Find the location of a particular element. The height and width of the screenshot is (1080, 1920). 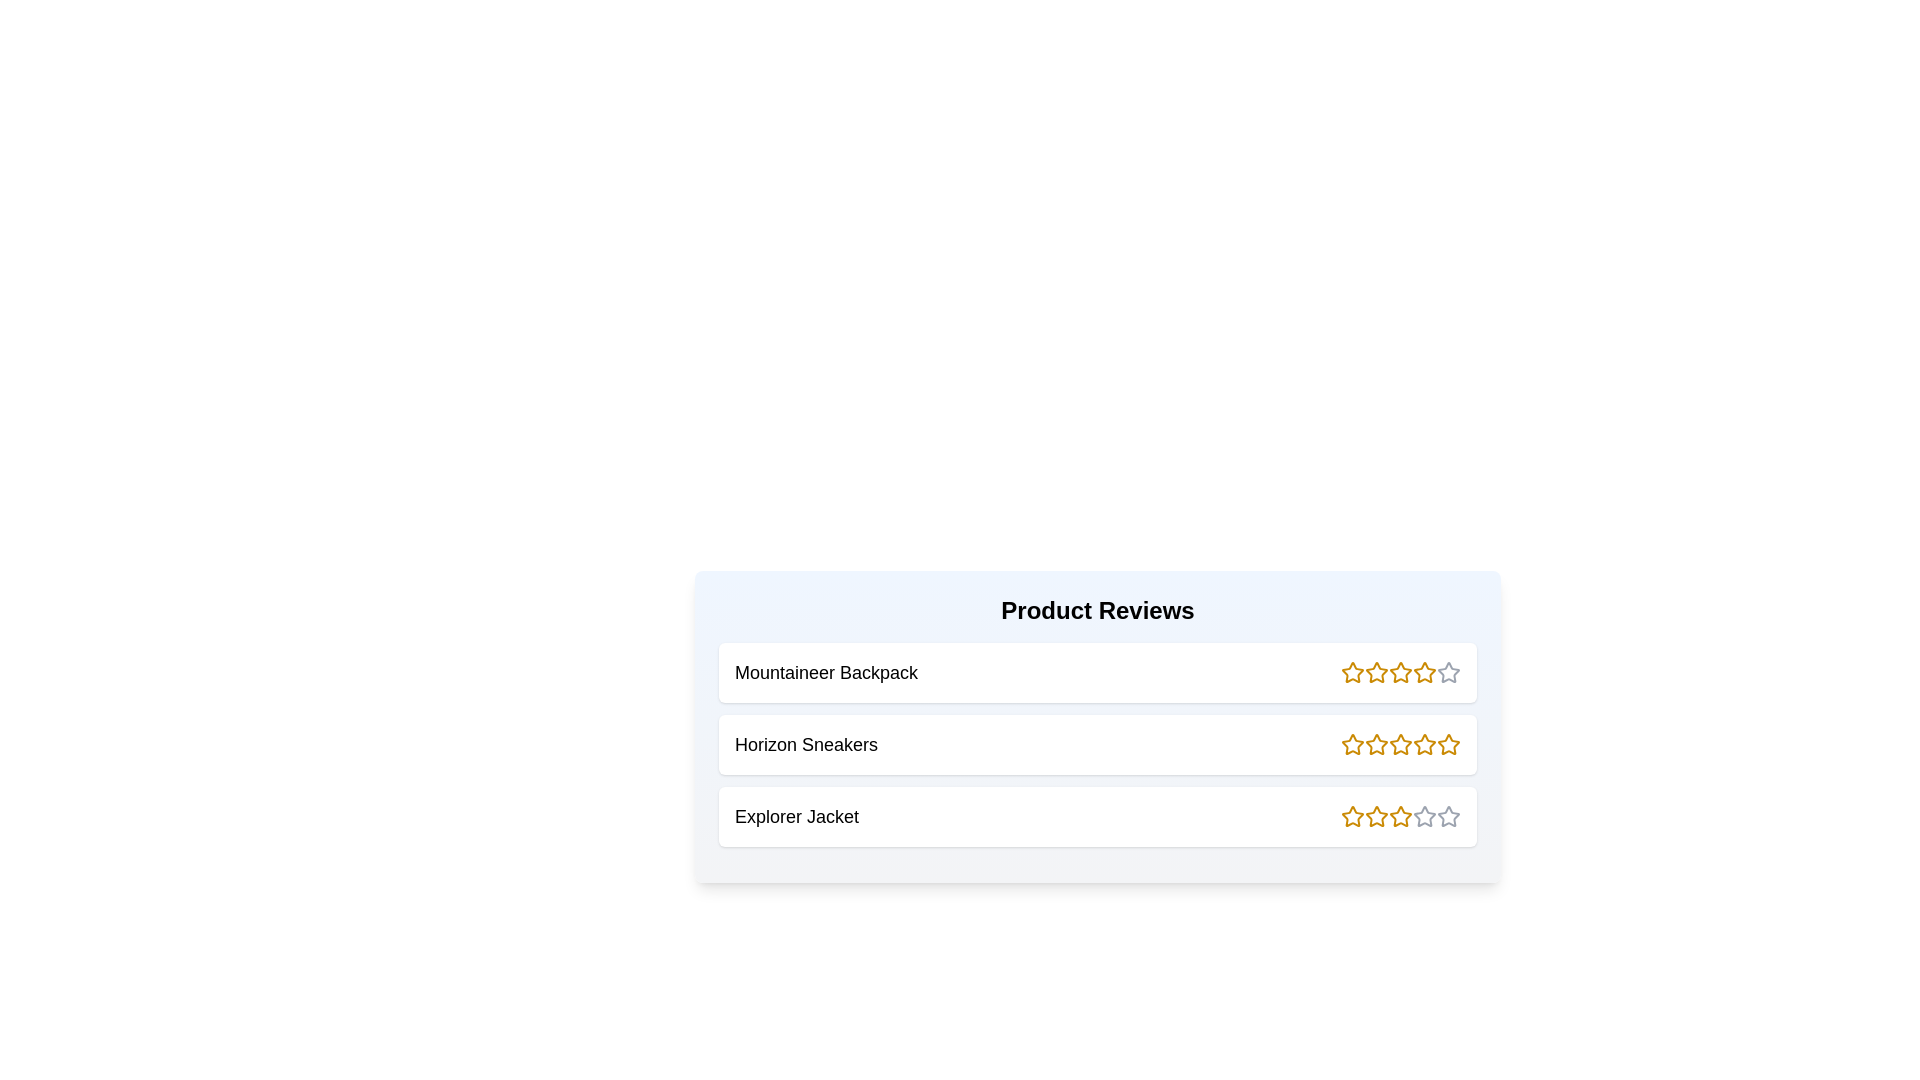

the rating of a product to 2 stars by clicking the corresponding star icon for the product Explorer Jacket is located at coordinates (1376, 817).